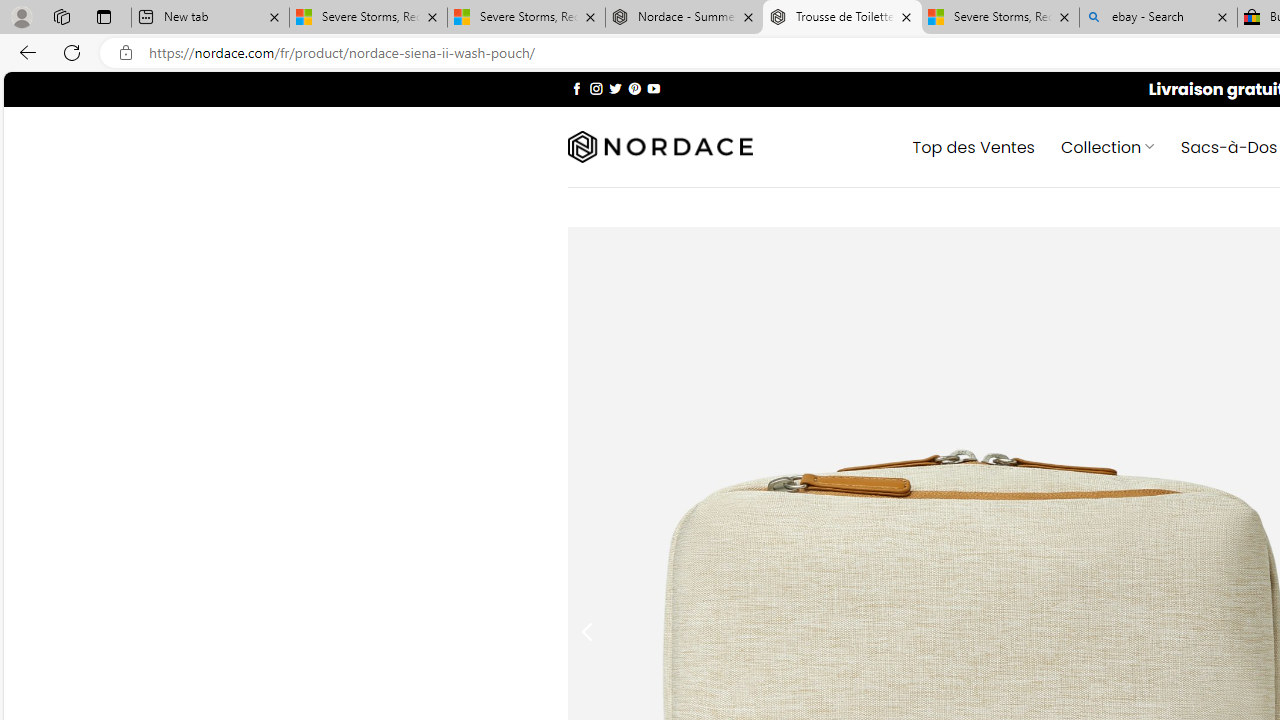 Image resolution: width=1280 pixels, height=720 pixels. I want to click on 'Nous suivre sur Instagram', so click(595, 87).